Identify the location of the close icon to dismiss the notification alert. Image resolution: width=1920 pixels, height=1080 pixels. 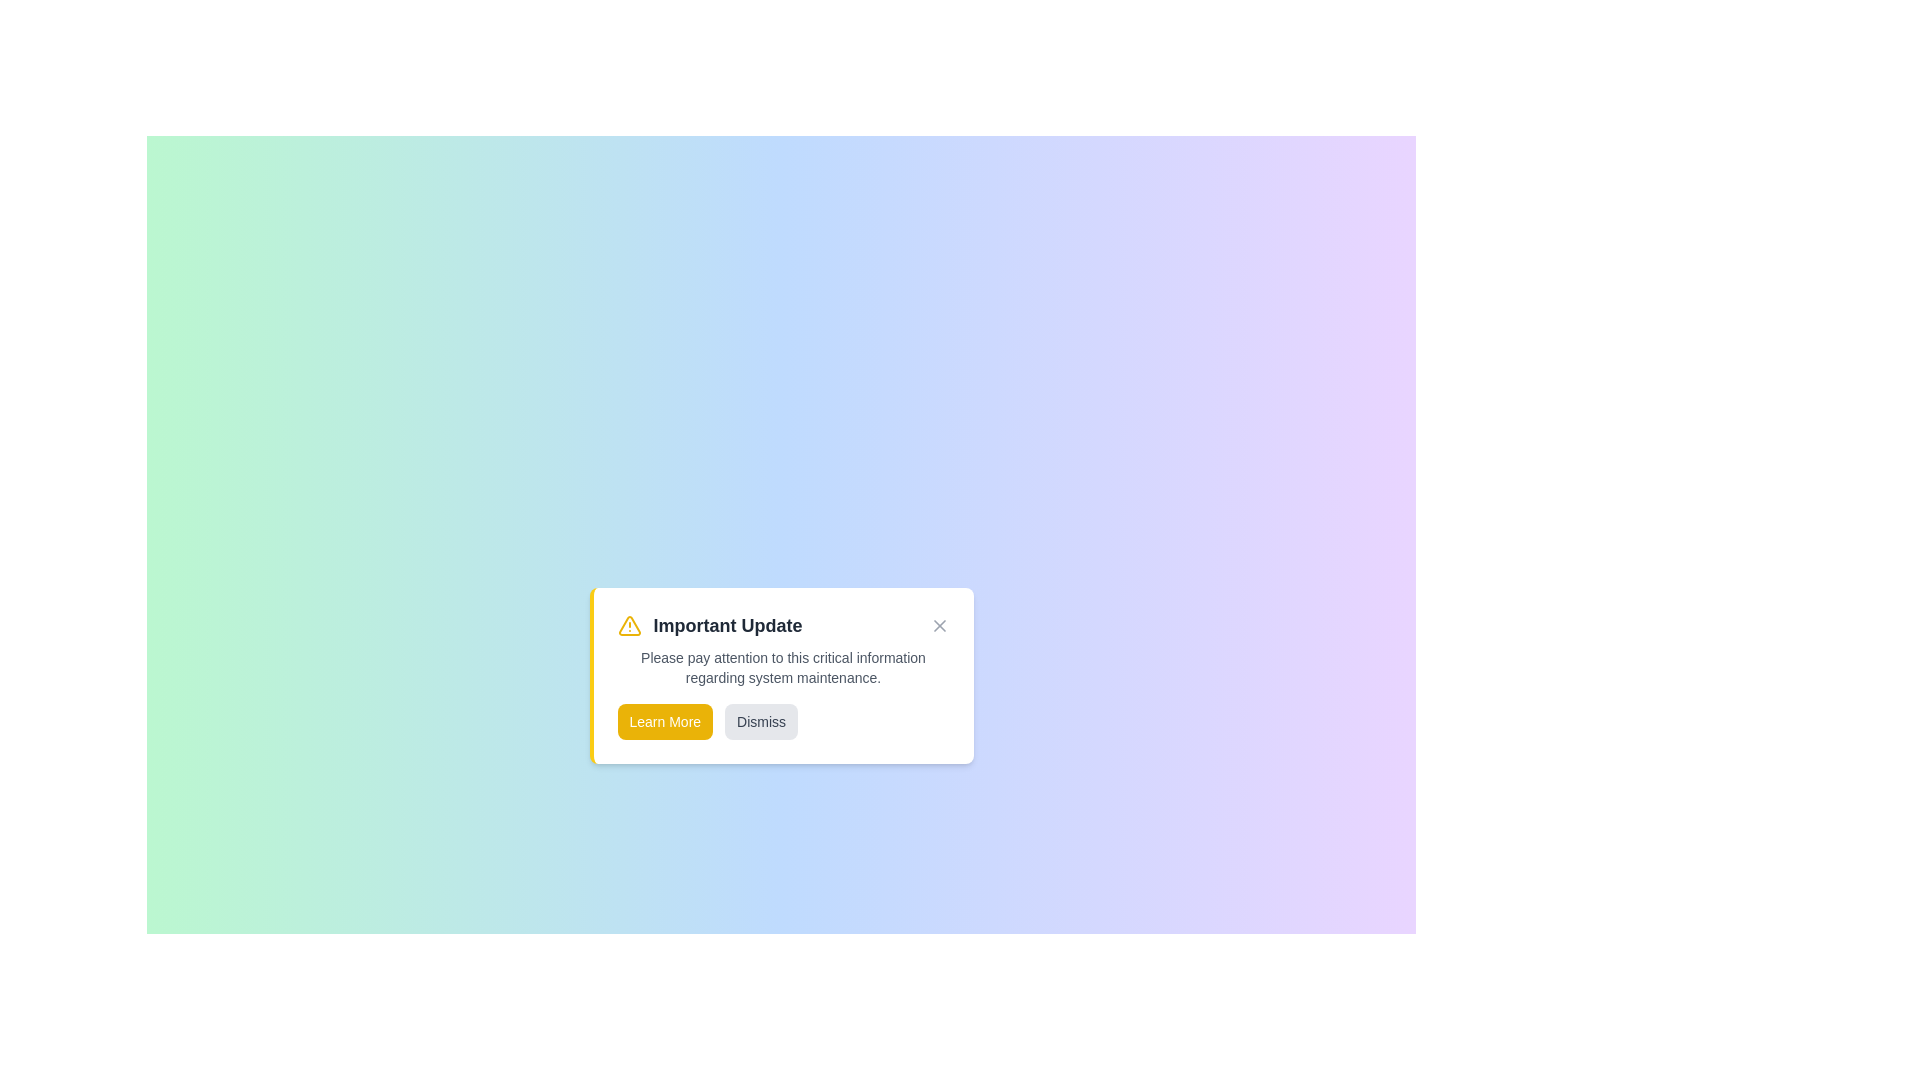
(938, 624).